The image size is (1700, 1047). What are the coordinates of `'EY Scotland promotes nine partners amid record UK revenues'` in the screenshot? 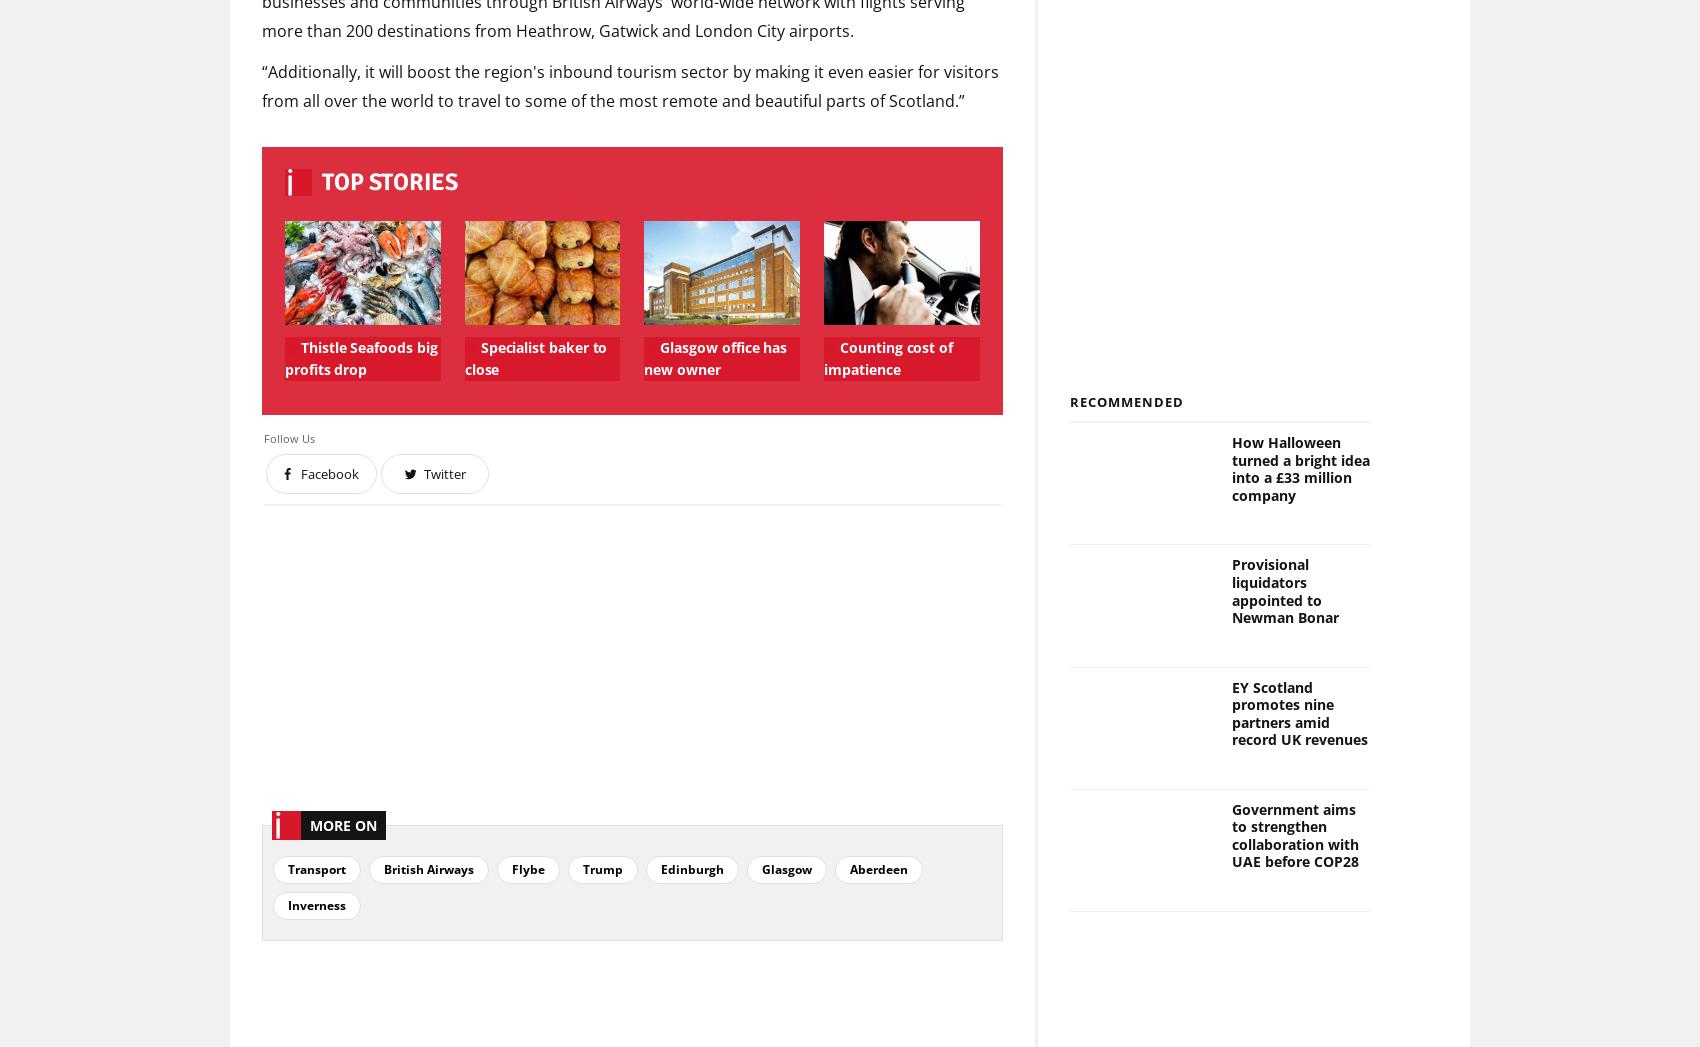 It's located at (1298, 712).